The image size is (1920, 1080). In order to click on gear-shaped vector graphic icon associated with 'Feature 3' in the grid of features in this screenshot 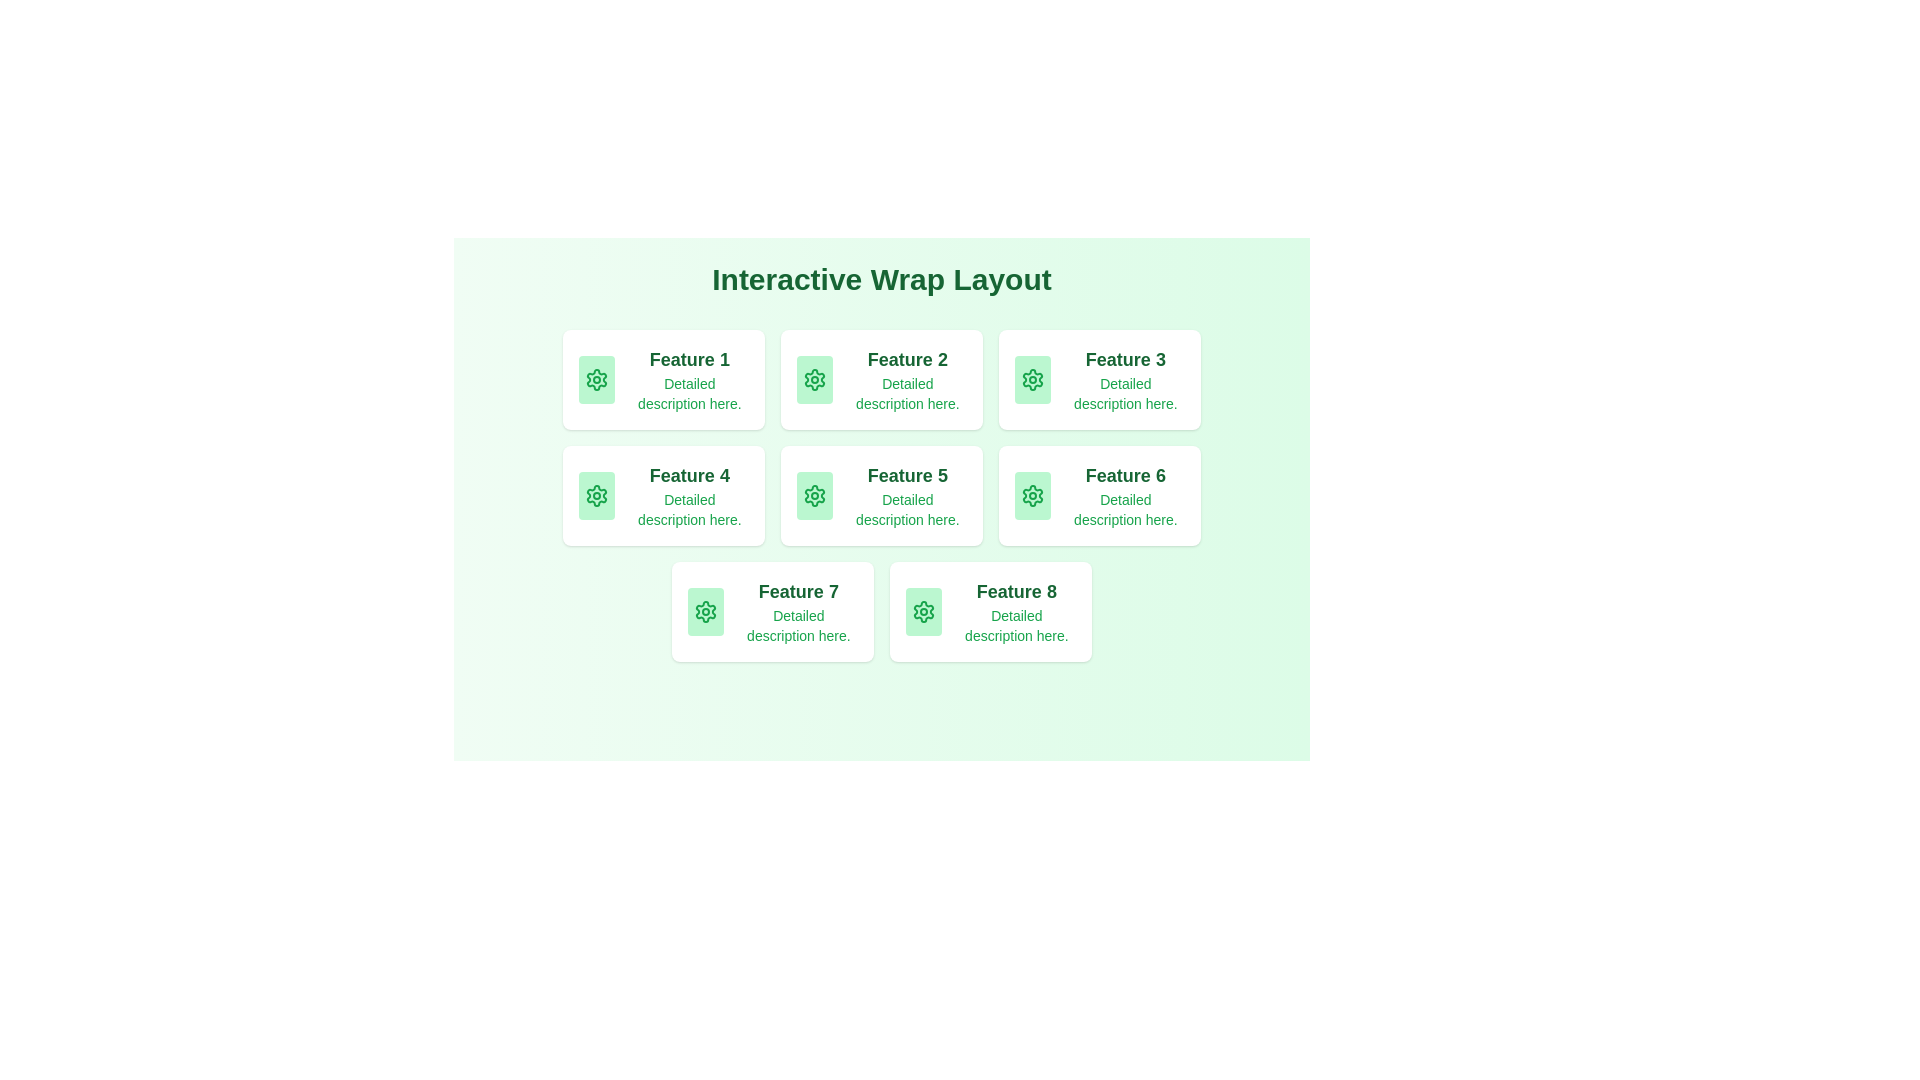, I will do `click(1032, 380)`.